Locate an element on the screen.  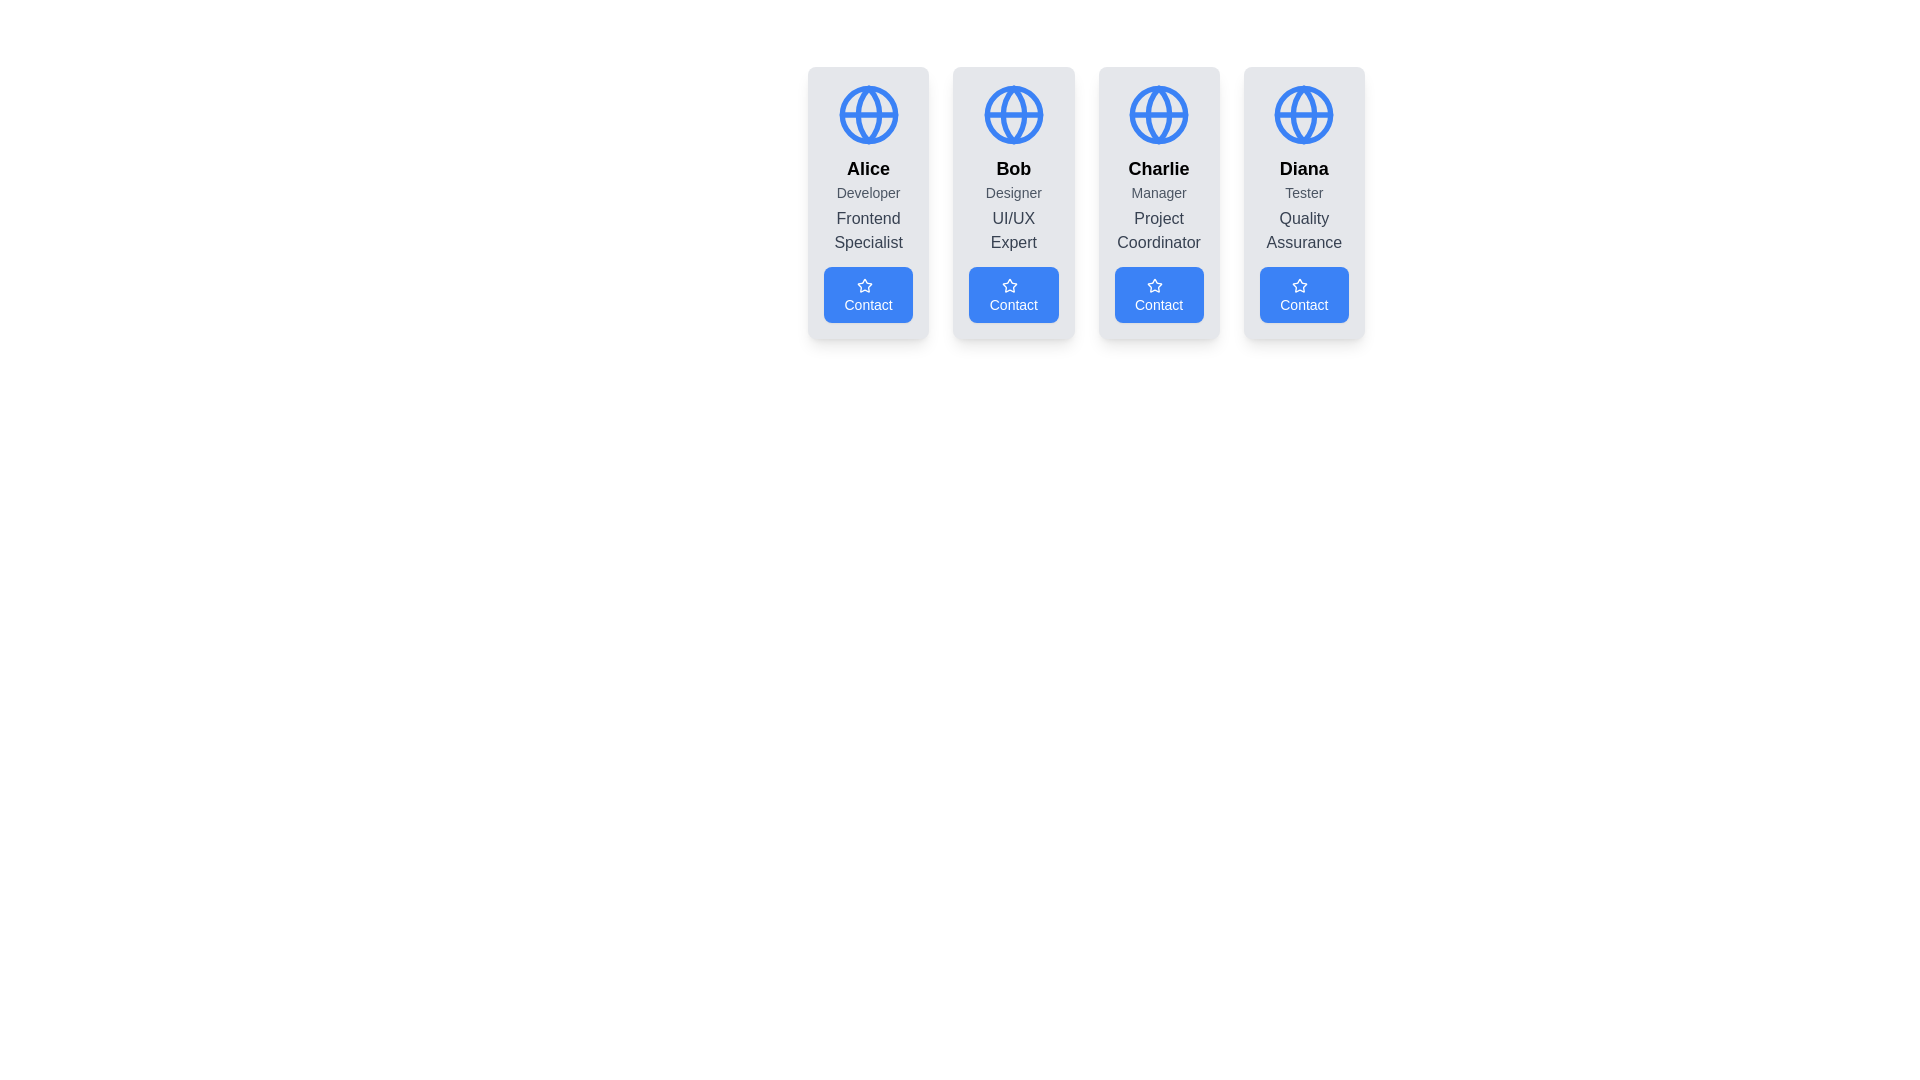
the rectangular button with a blue background and white star icon labeled 'Contact' is located at coordinates (1013, 294).